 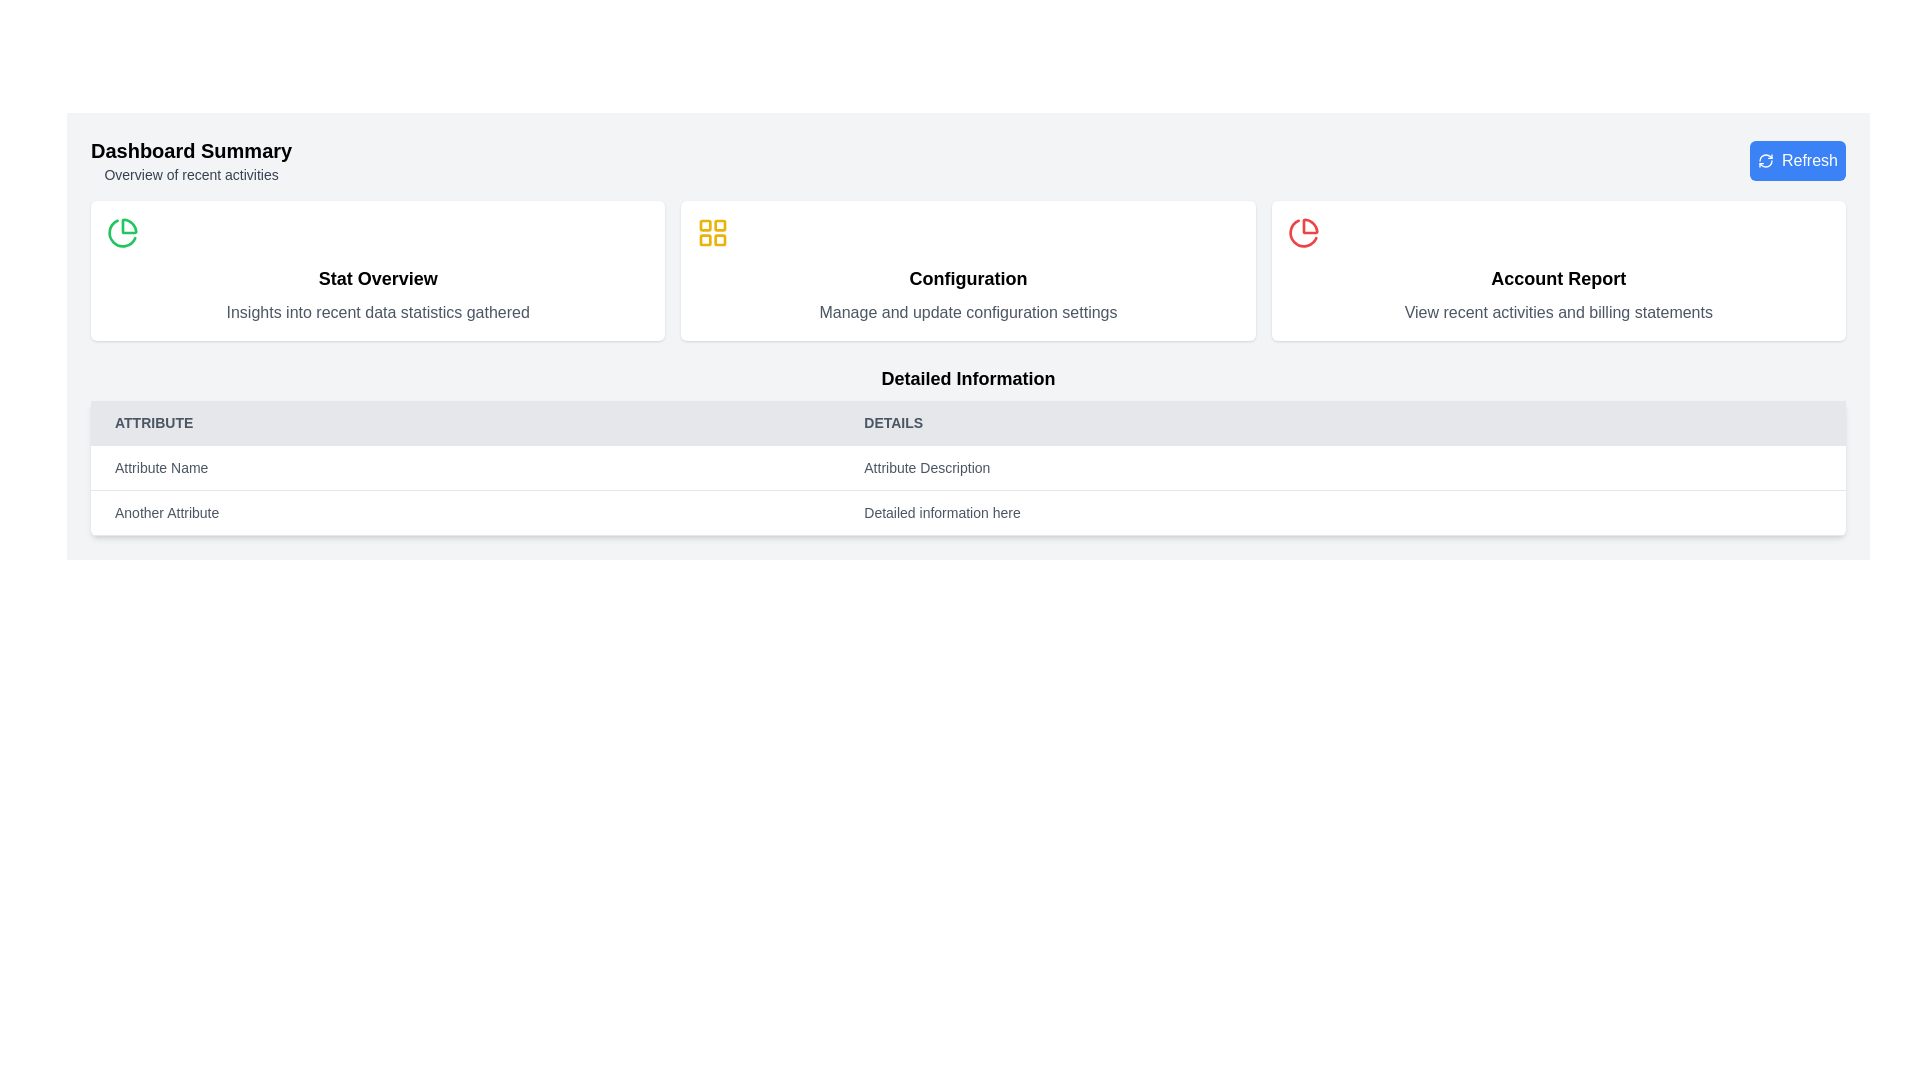 What do you see at coordinates (191, 173) in the screenshot?
I see `the text label that says 'Overview of recent activities' located below the heading 'Dashboard Summary'` at bounding box center [191, 173].